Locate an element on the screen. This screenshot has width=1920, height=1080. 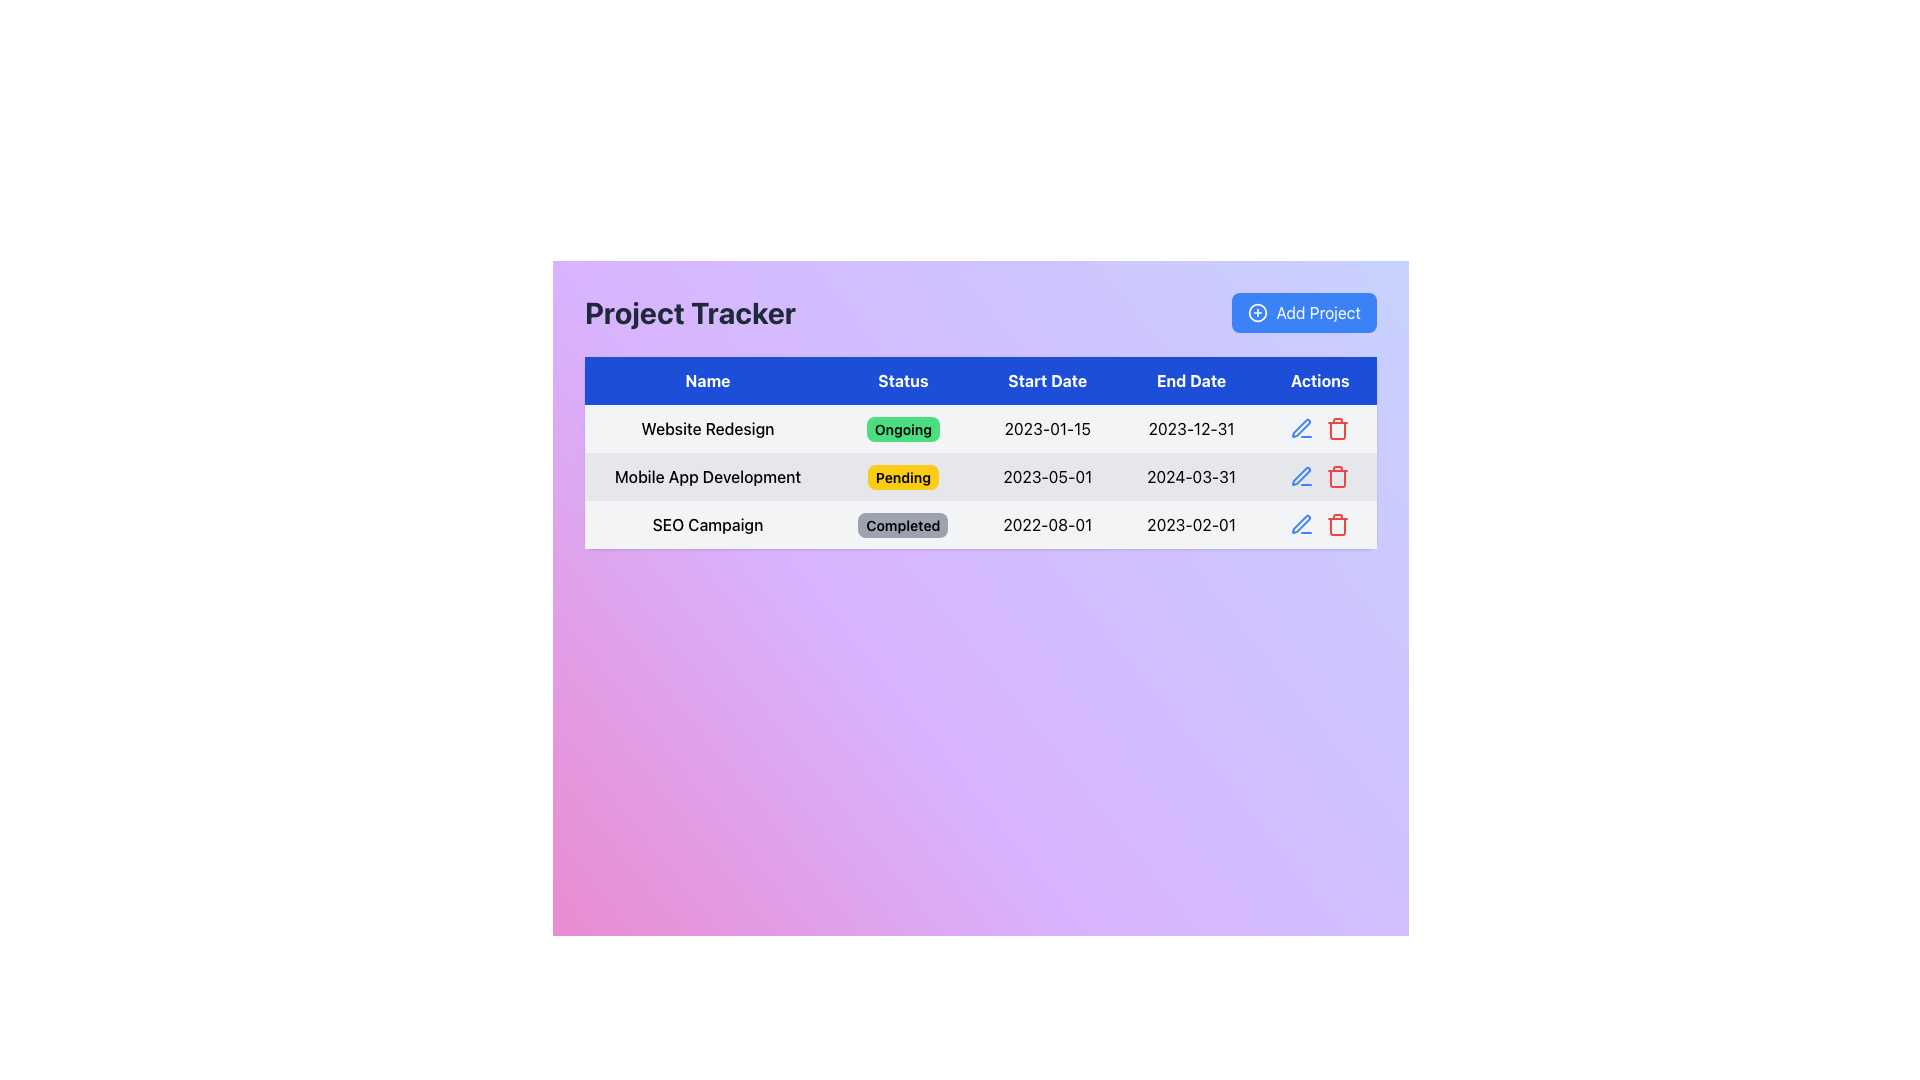
the delete button in the 'Actions' column of the last row for the 'SEO Campaign' with status 'Completed' to initiate the delete operation is located at coordinates (1338, 523).